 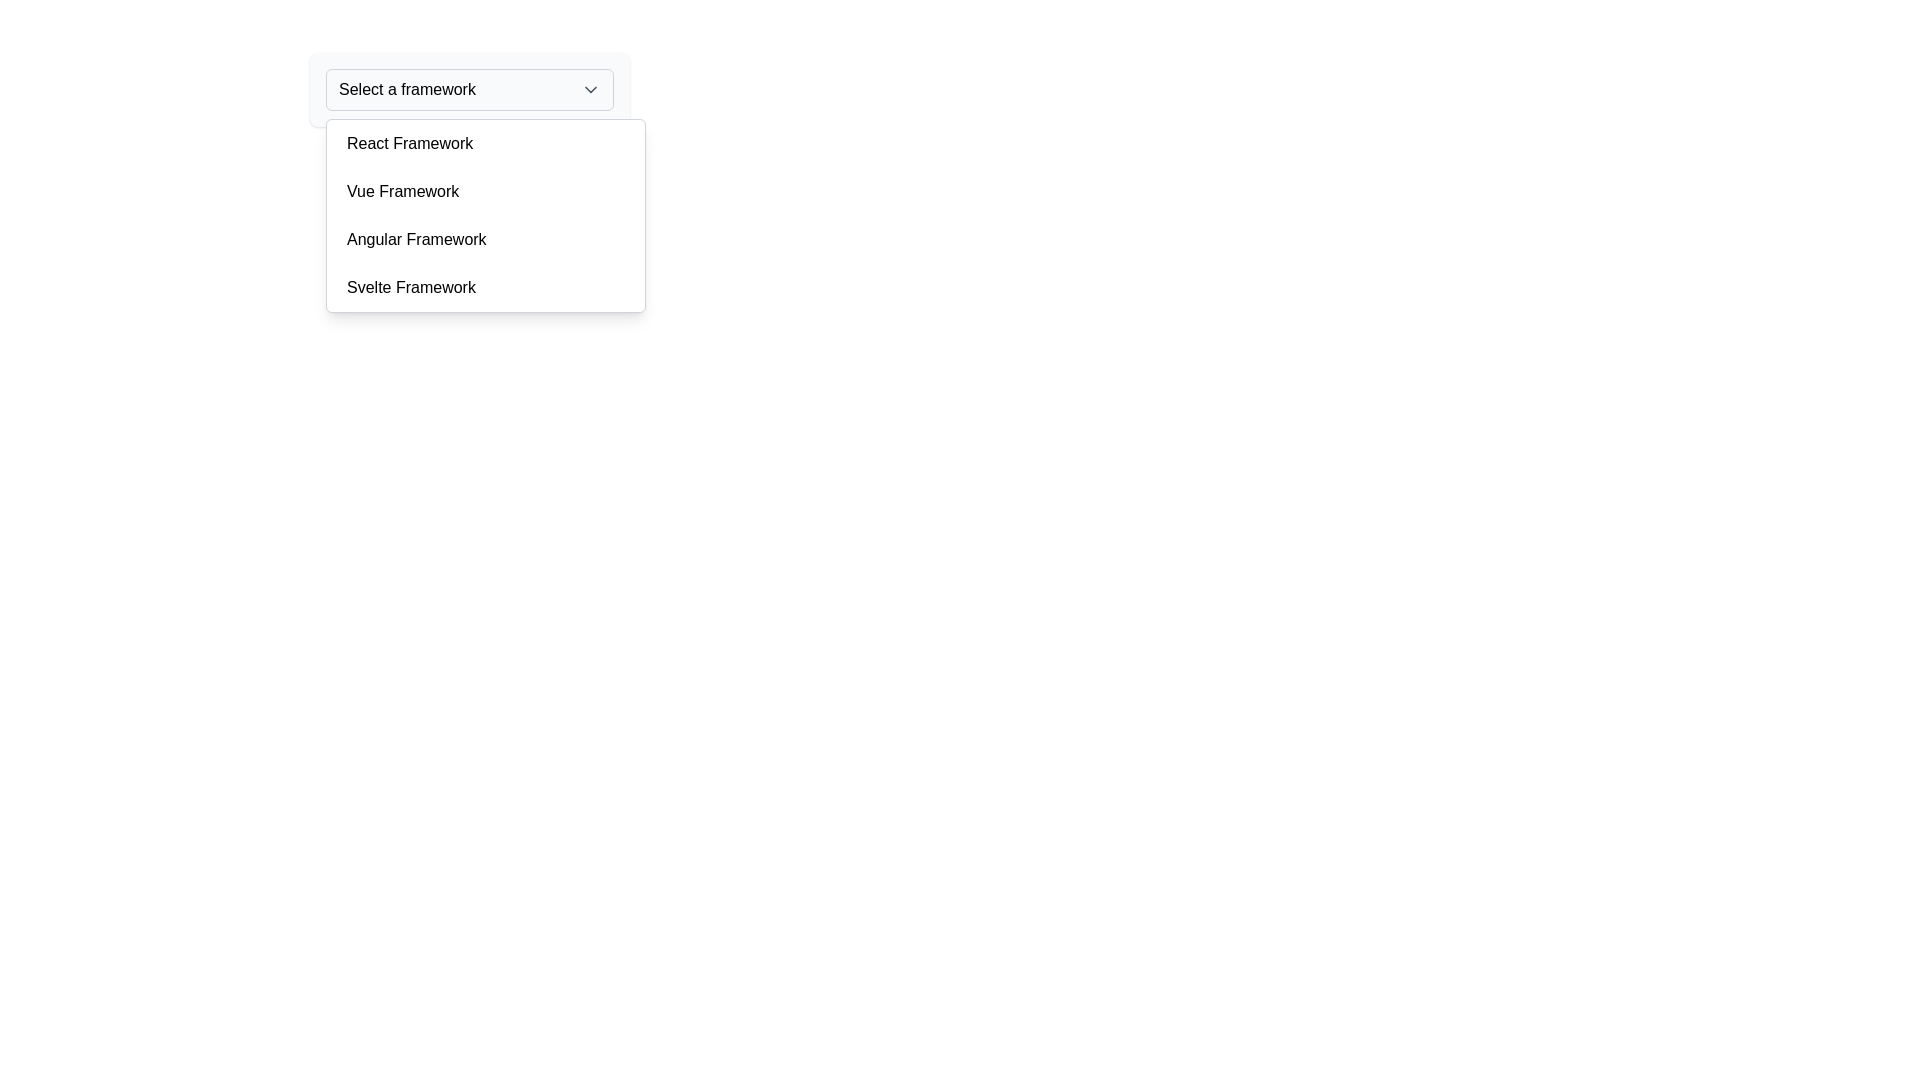 What do you see at coordinates (485, 238) in the screenshot?
I see `the 'Angular Framework' option in the dropdown menu` at bounding box center [485, 238].